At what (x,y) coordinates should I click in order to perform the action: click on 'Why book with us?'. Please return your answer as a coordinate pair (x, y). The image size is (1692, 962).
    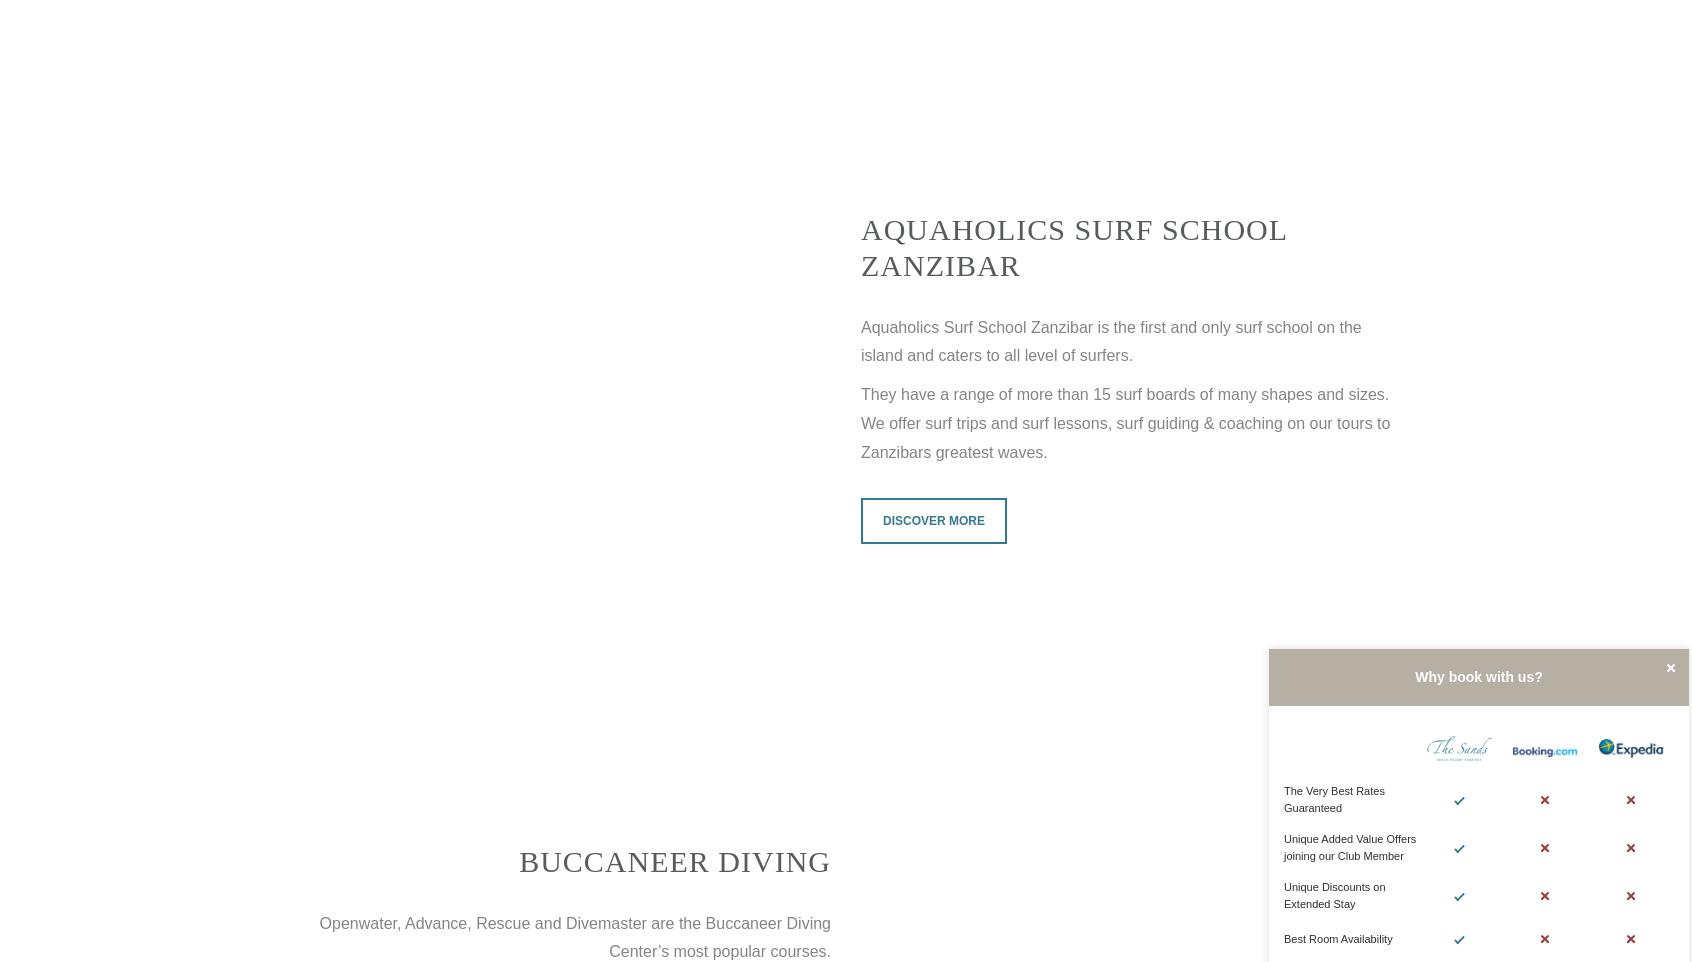
    Looking at the image, I should click on (1477, 675).